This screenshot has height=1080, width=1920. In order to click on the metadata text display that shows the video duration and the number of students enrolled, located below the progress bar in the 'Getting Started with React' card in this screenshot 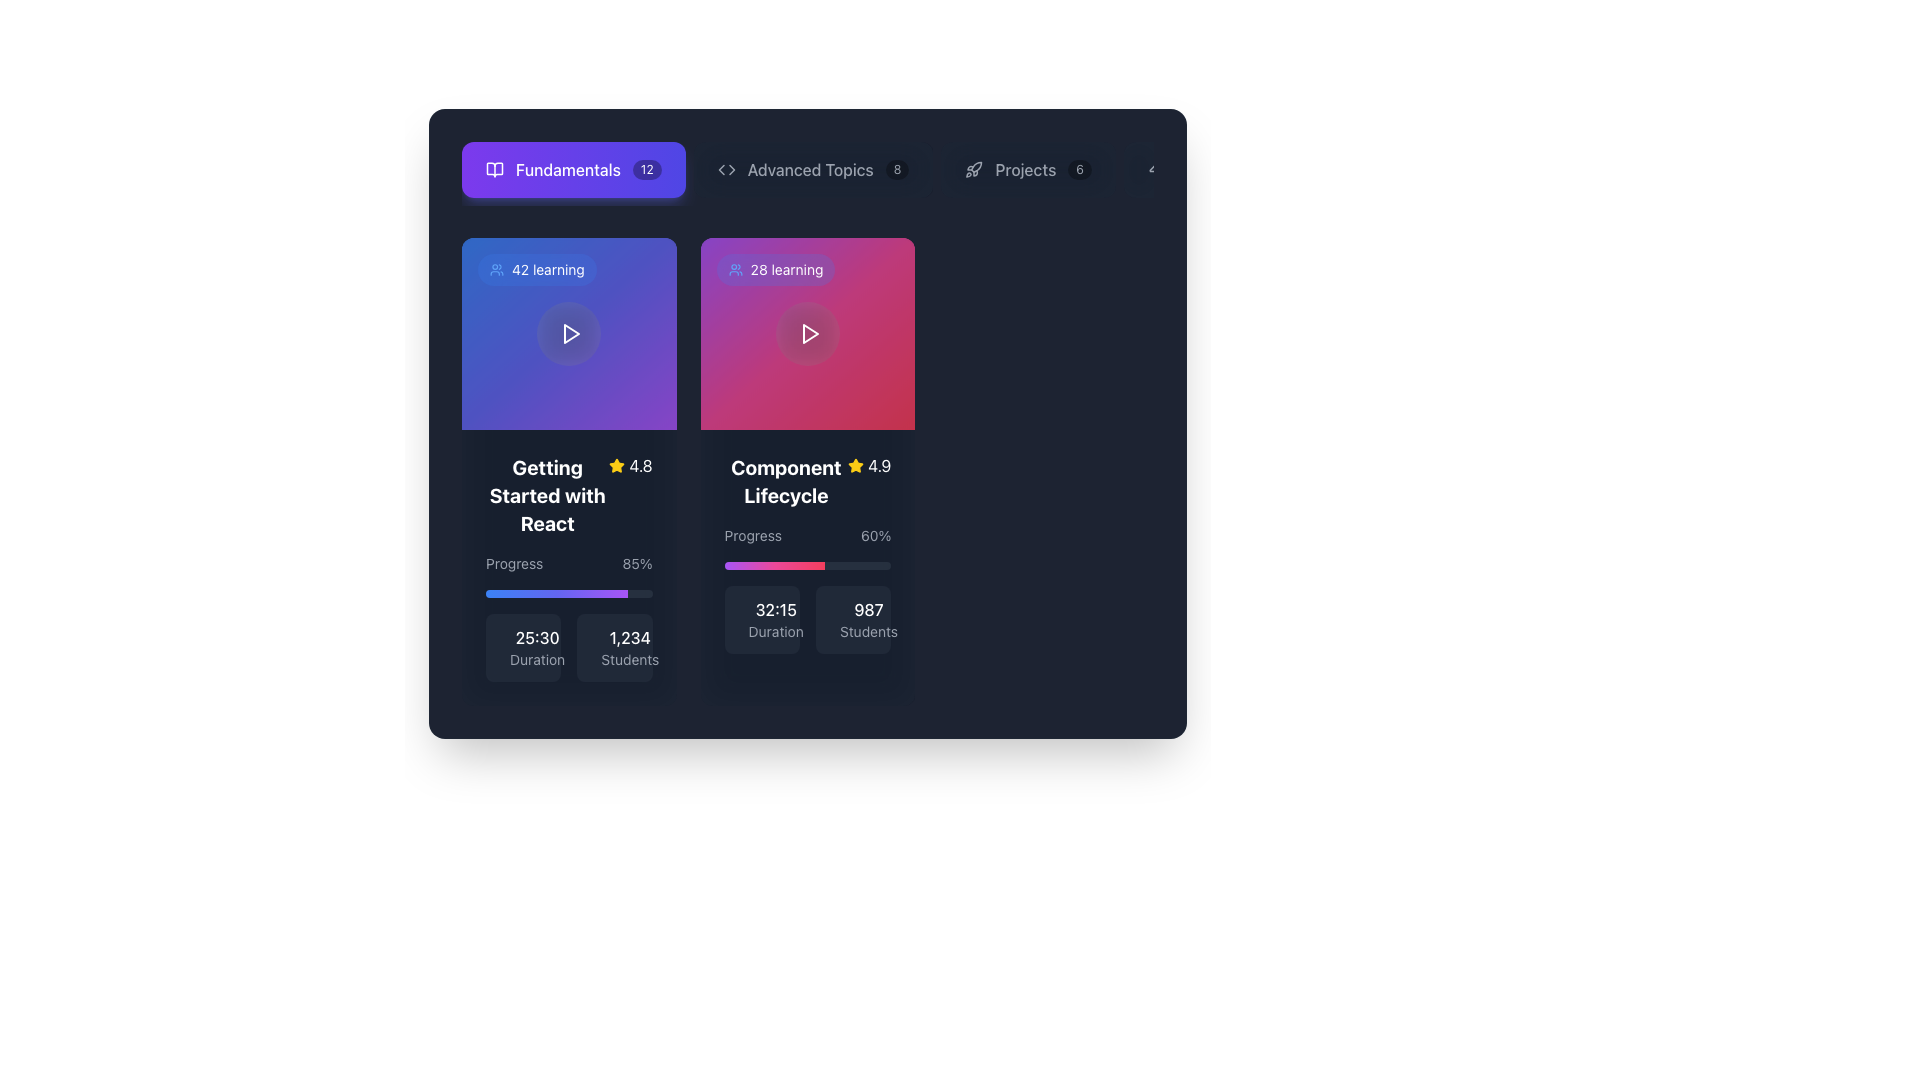, I will do `click(568, 648)`.